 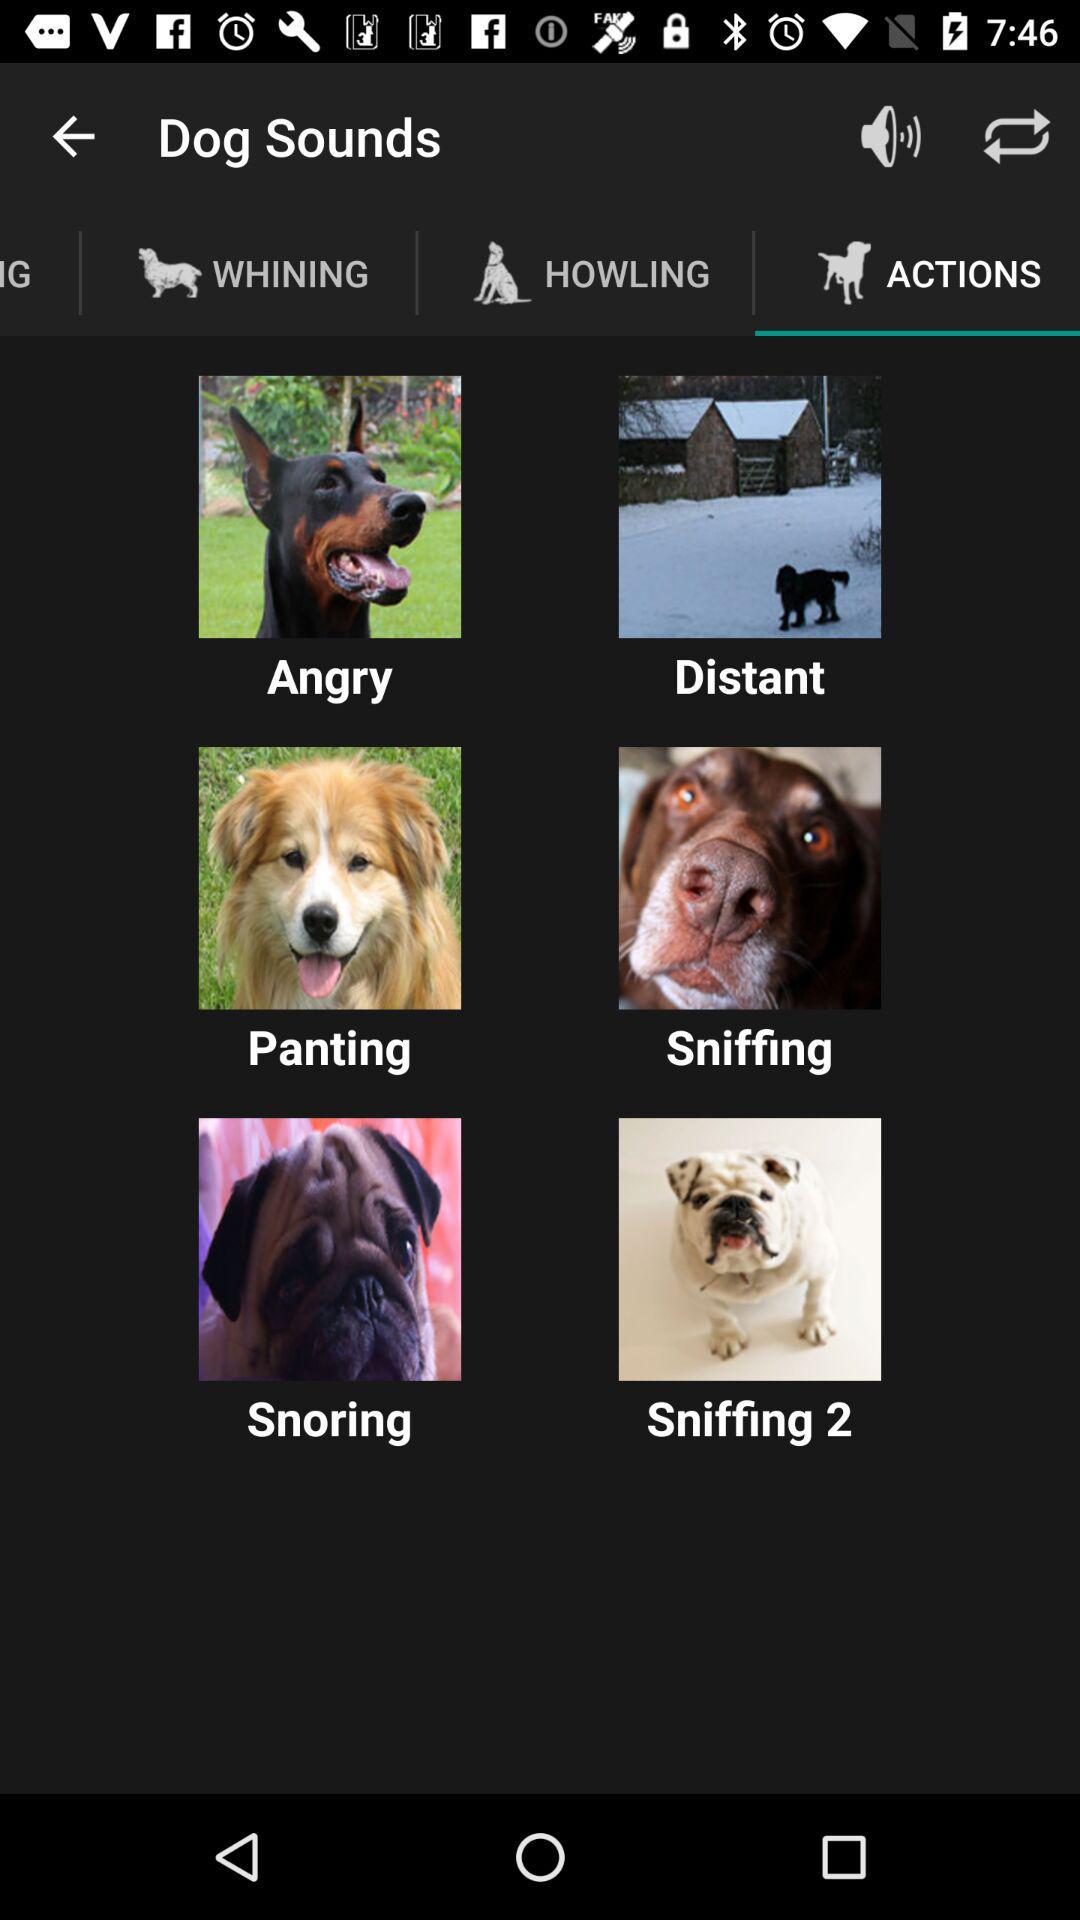 I want to click on icon to the right of howling, so click(x=890, y=135).